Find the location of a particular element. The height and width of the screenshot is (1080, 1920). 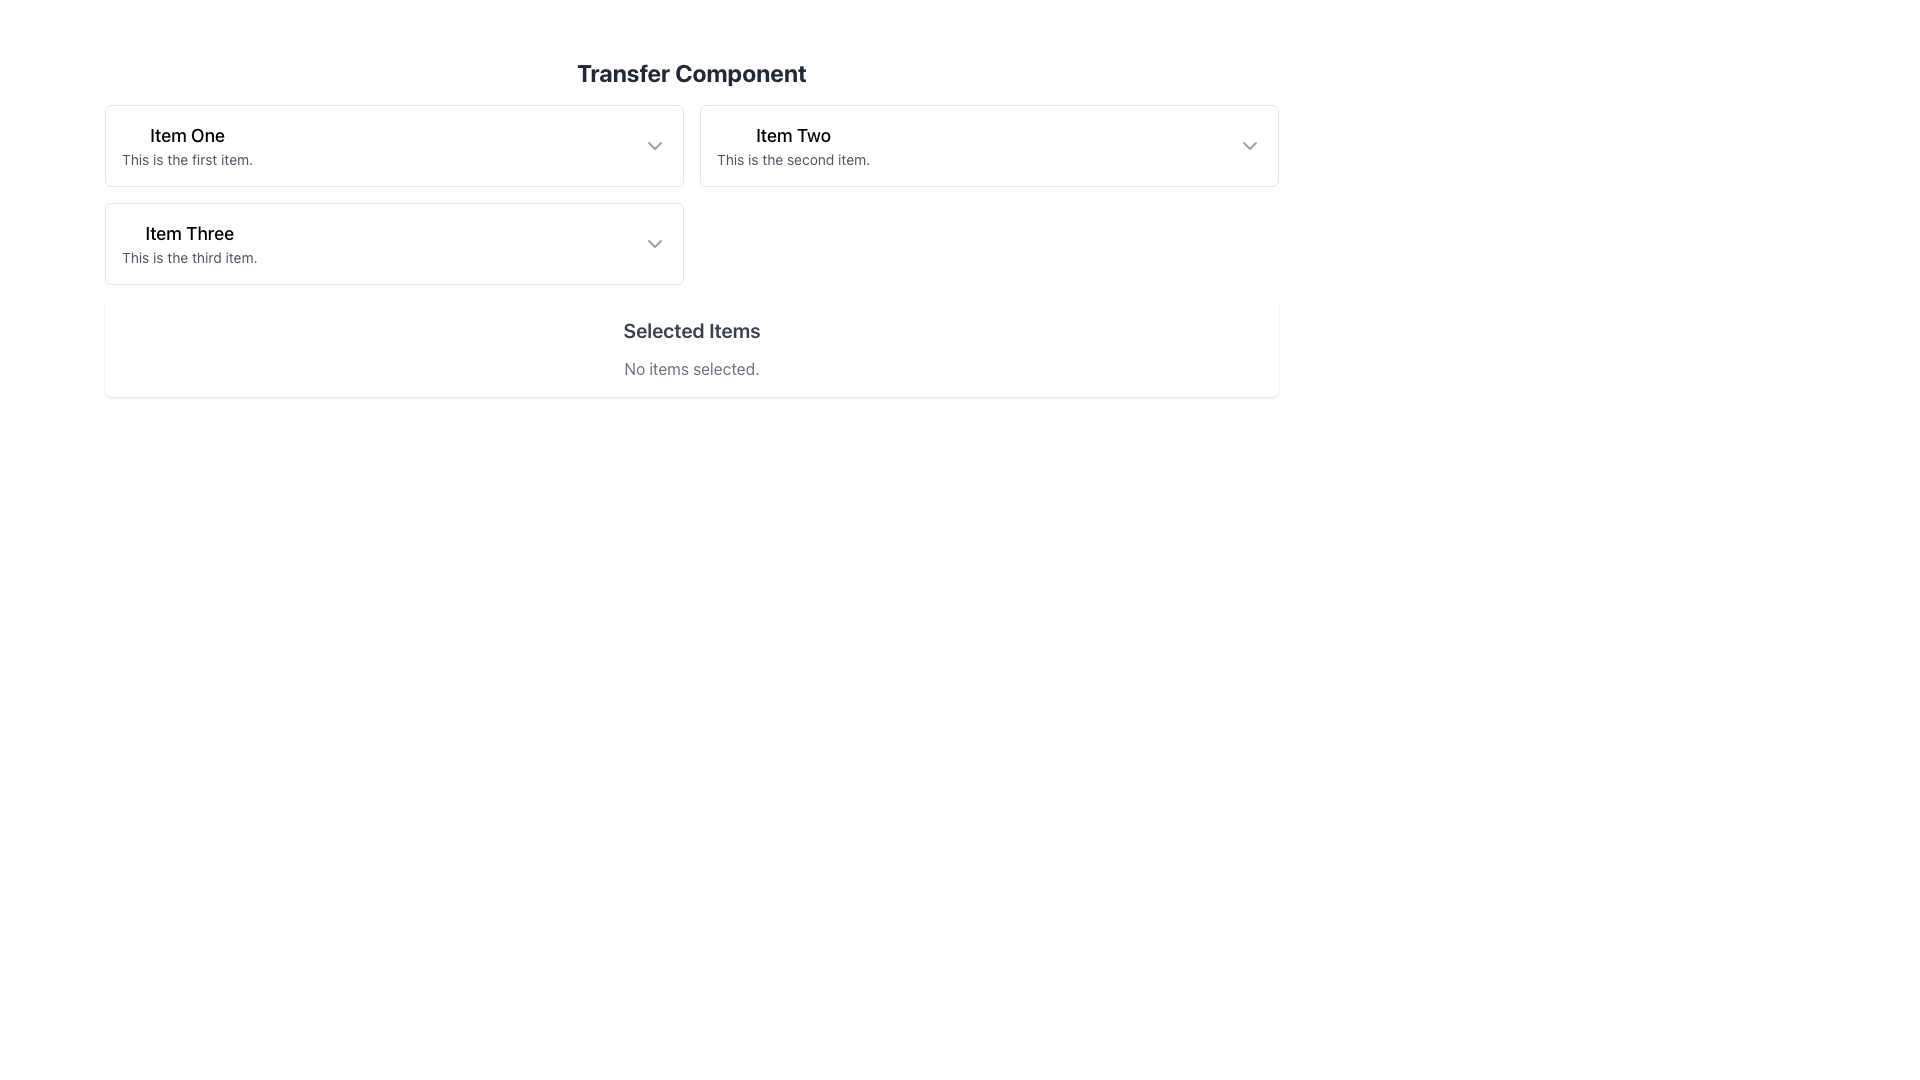

the text label reading 'This is the first item.' located beneath the bold header 'Item One' is located at coordinates (187, 158).